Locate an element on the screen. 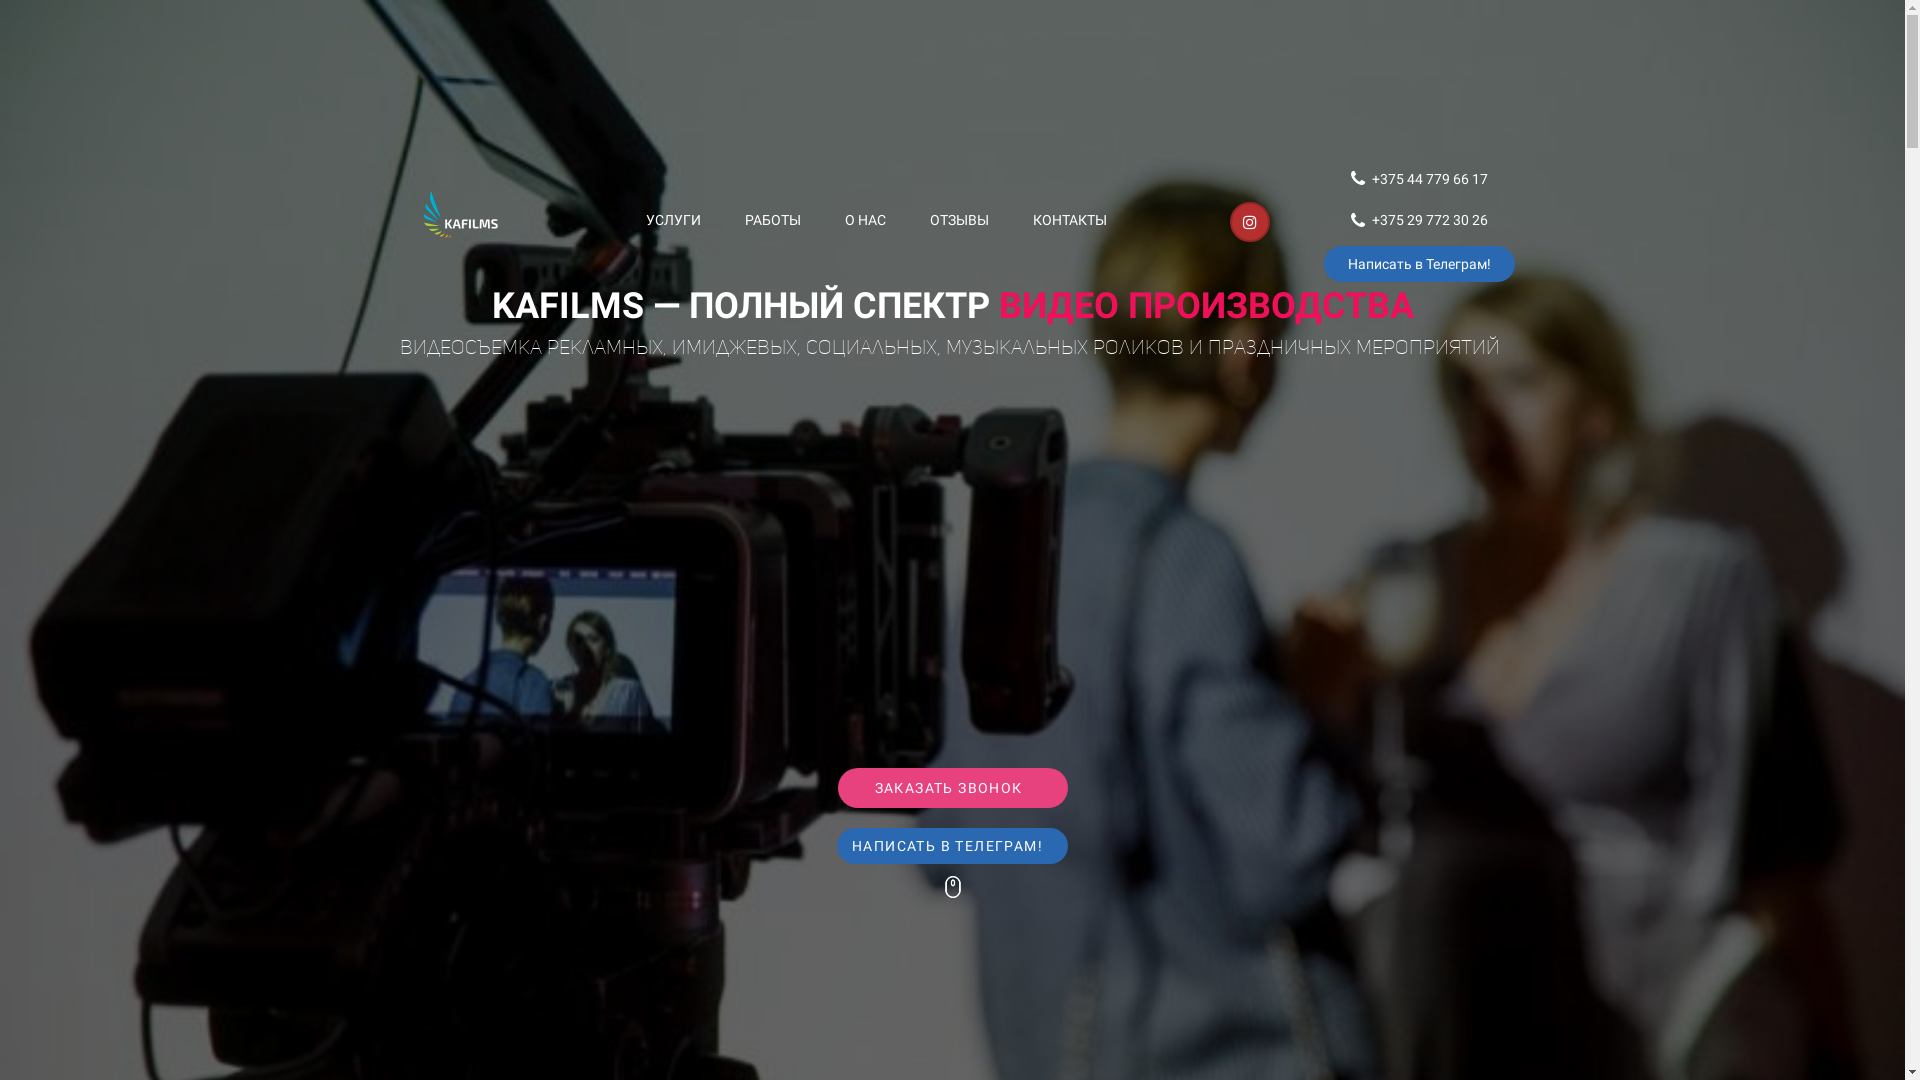 The height and width of the screenshot is (1080, 1920). '+375 44 779 66 17' is located at coordinates (1418, 177).